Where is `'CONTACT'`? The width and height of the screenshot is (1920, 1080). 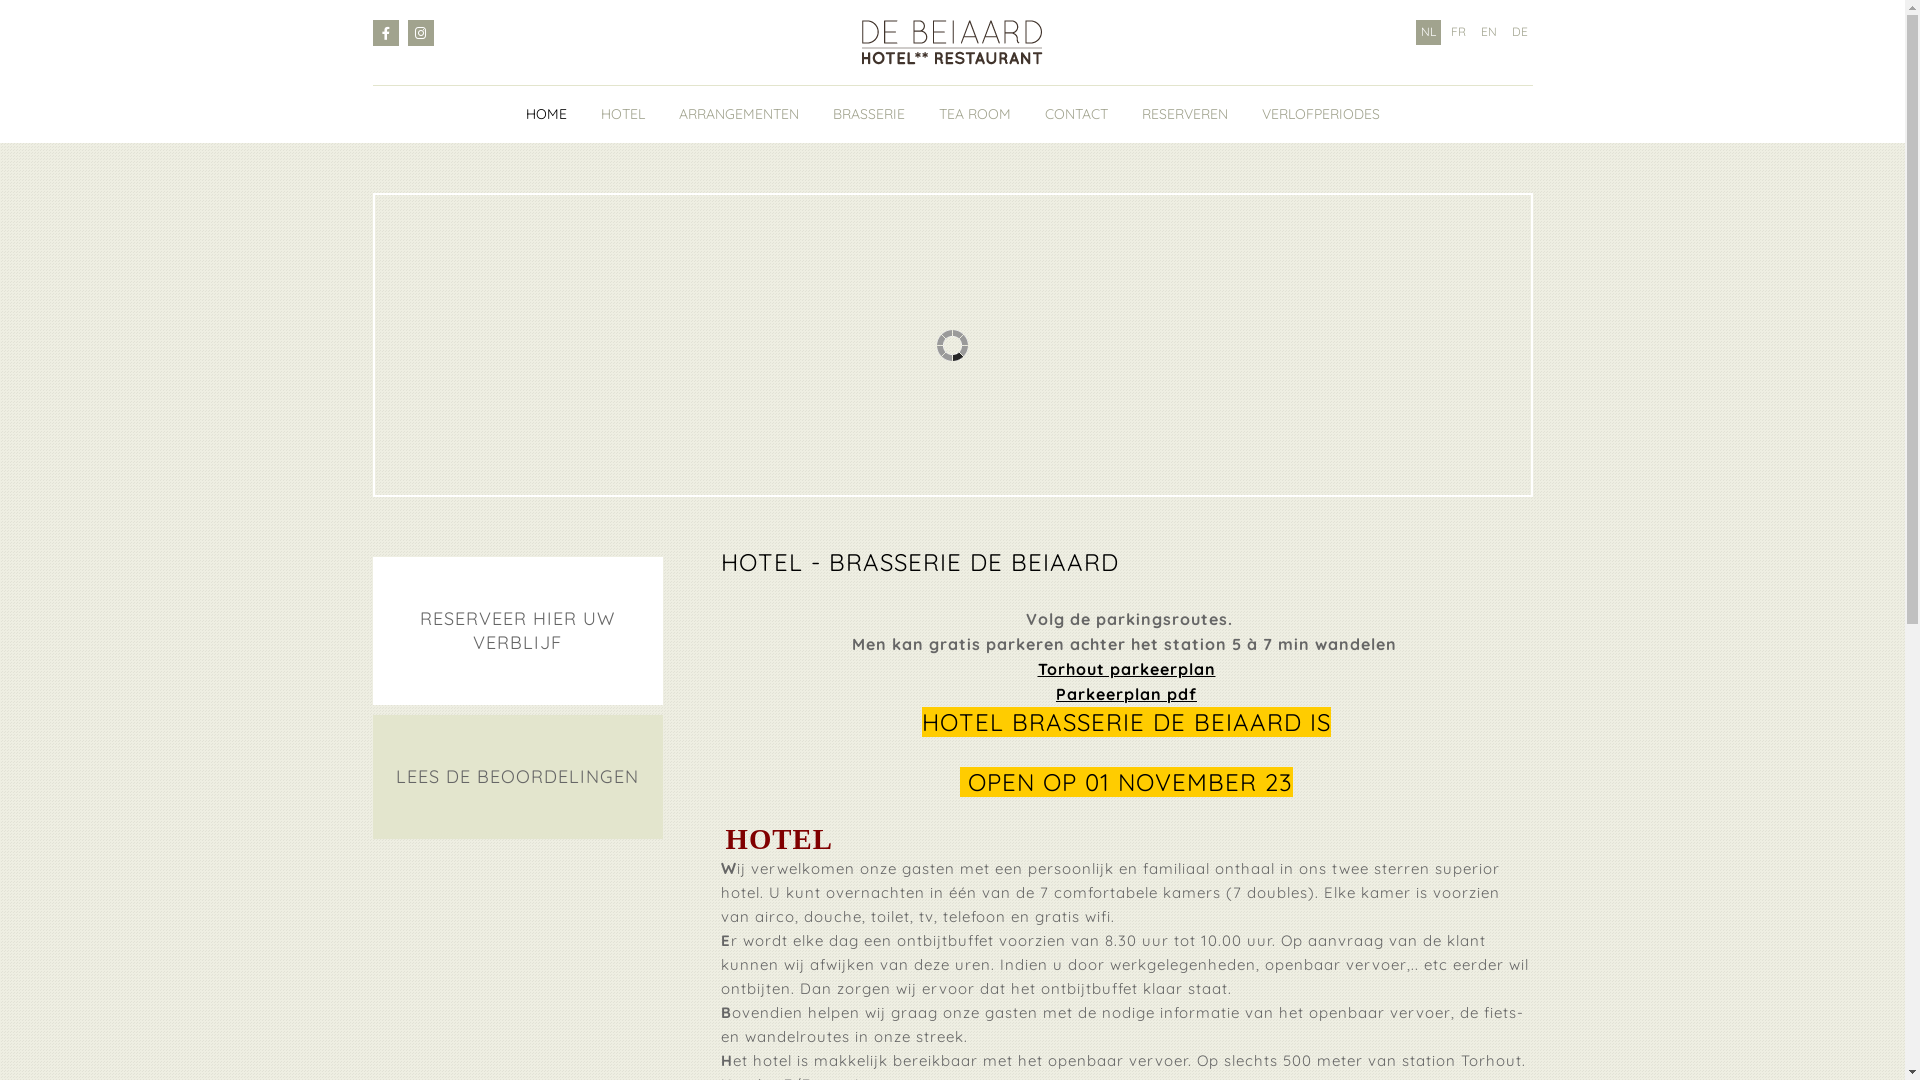
'CONTACT' is located at coordinates (1074, 114).